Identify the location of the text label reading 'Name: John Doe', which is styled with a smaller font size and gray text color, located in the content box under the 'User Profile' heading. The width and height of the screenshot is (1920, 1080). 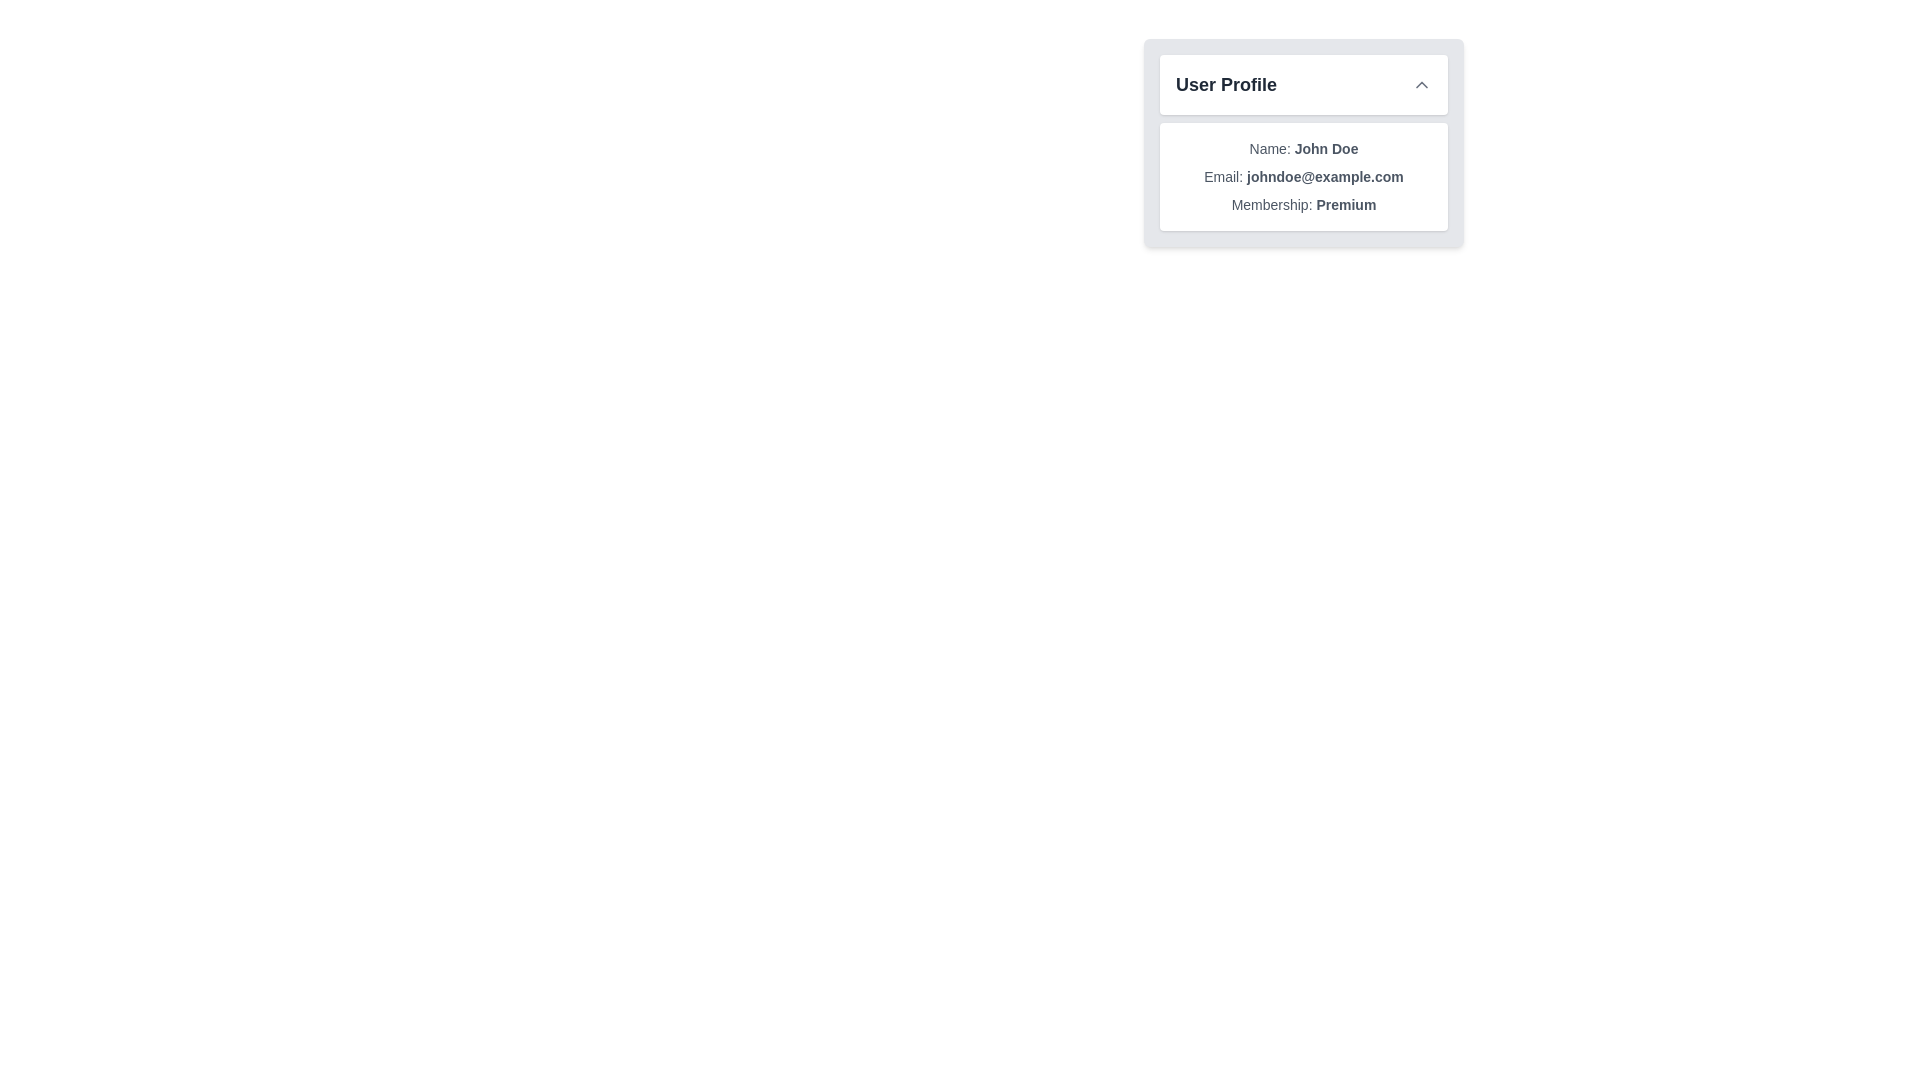
(1304, 148).